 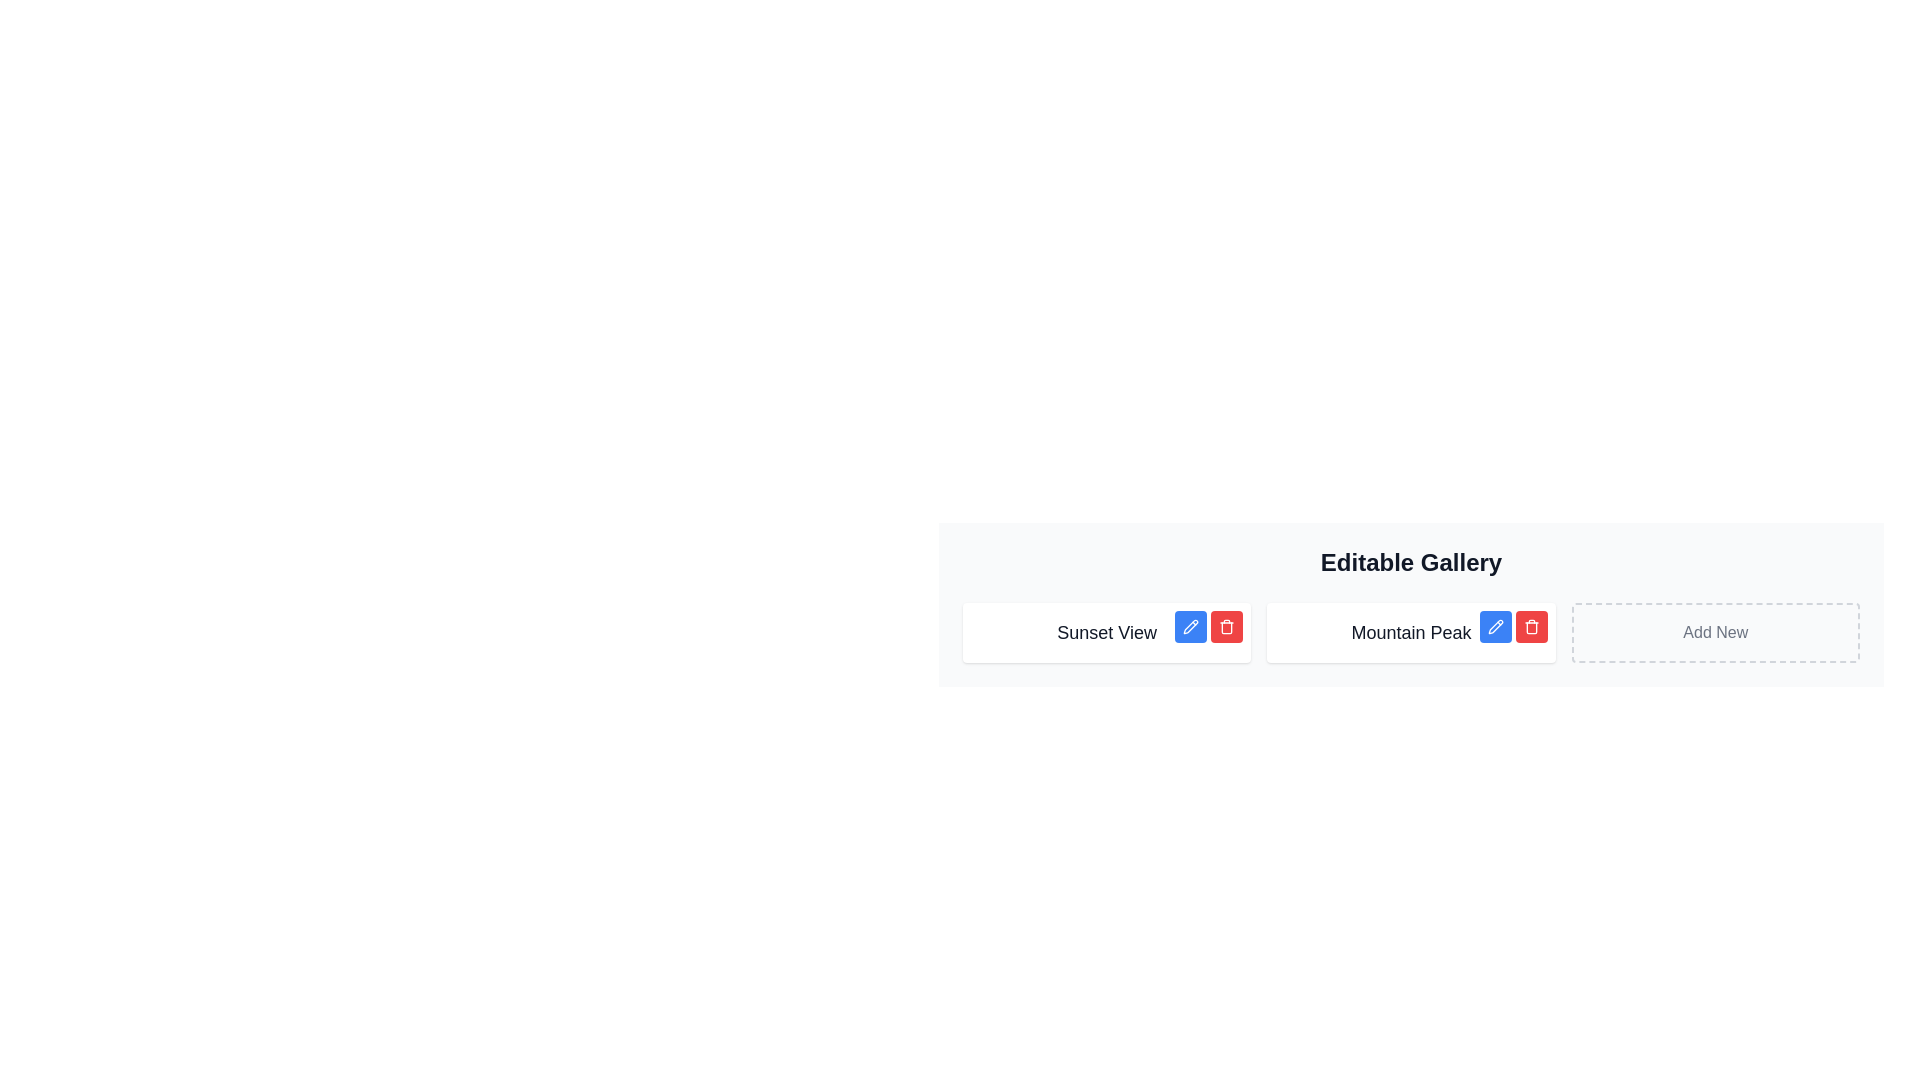 I want to click on the editing button located within the 'Editable Gallery' layout, which is positioned to the right of the label 'Mountain Peak' and left of the red trash can button, so click(x=1495, y=626).